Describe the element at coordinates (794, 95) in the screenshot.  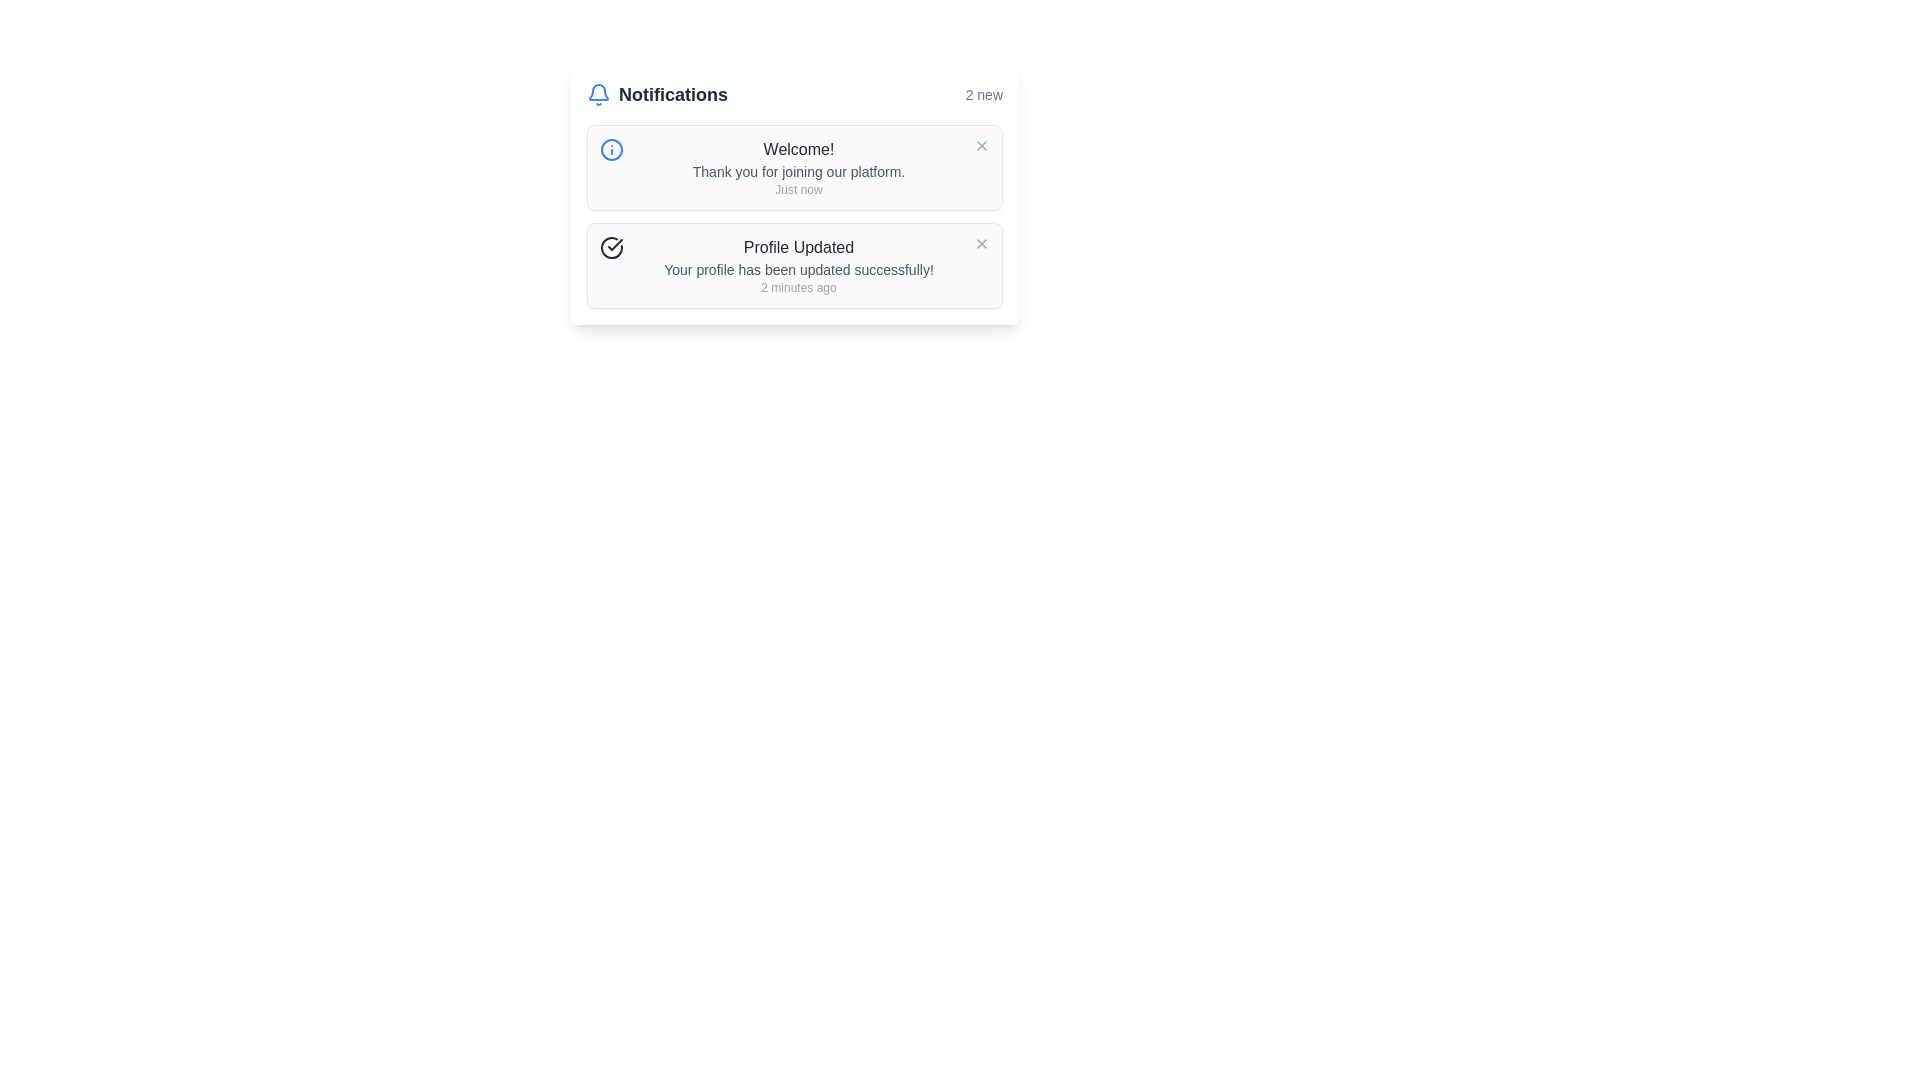
I see `the title and details of the notifications section, which is represented by the text header with an icon positioned at the top of the notification card` at that location.